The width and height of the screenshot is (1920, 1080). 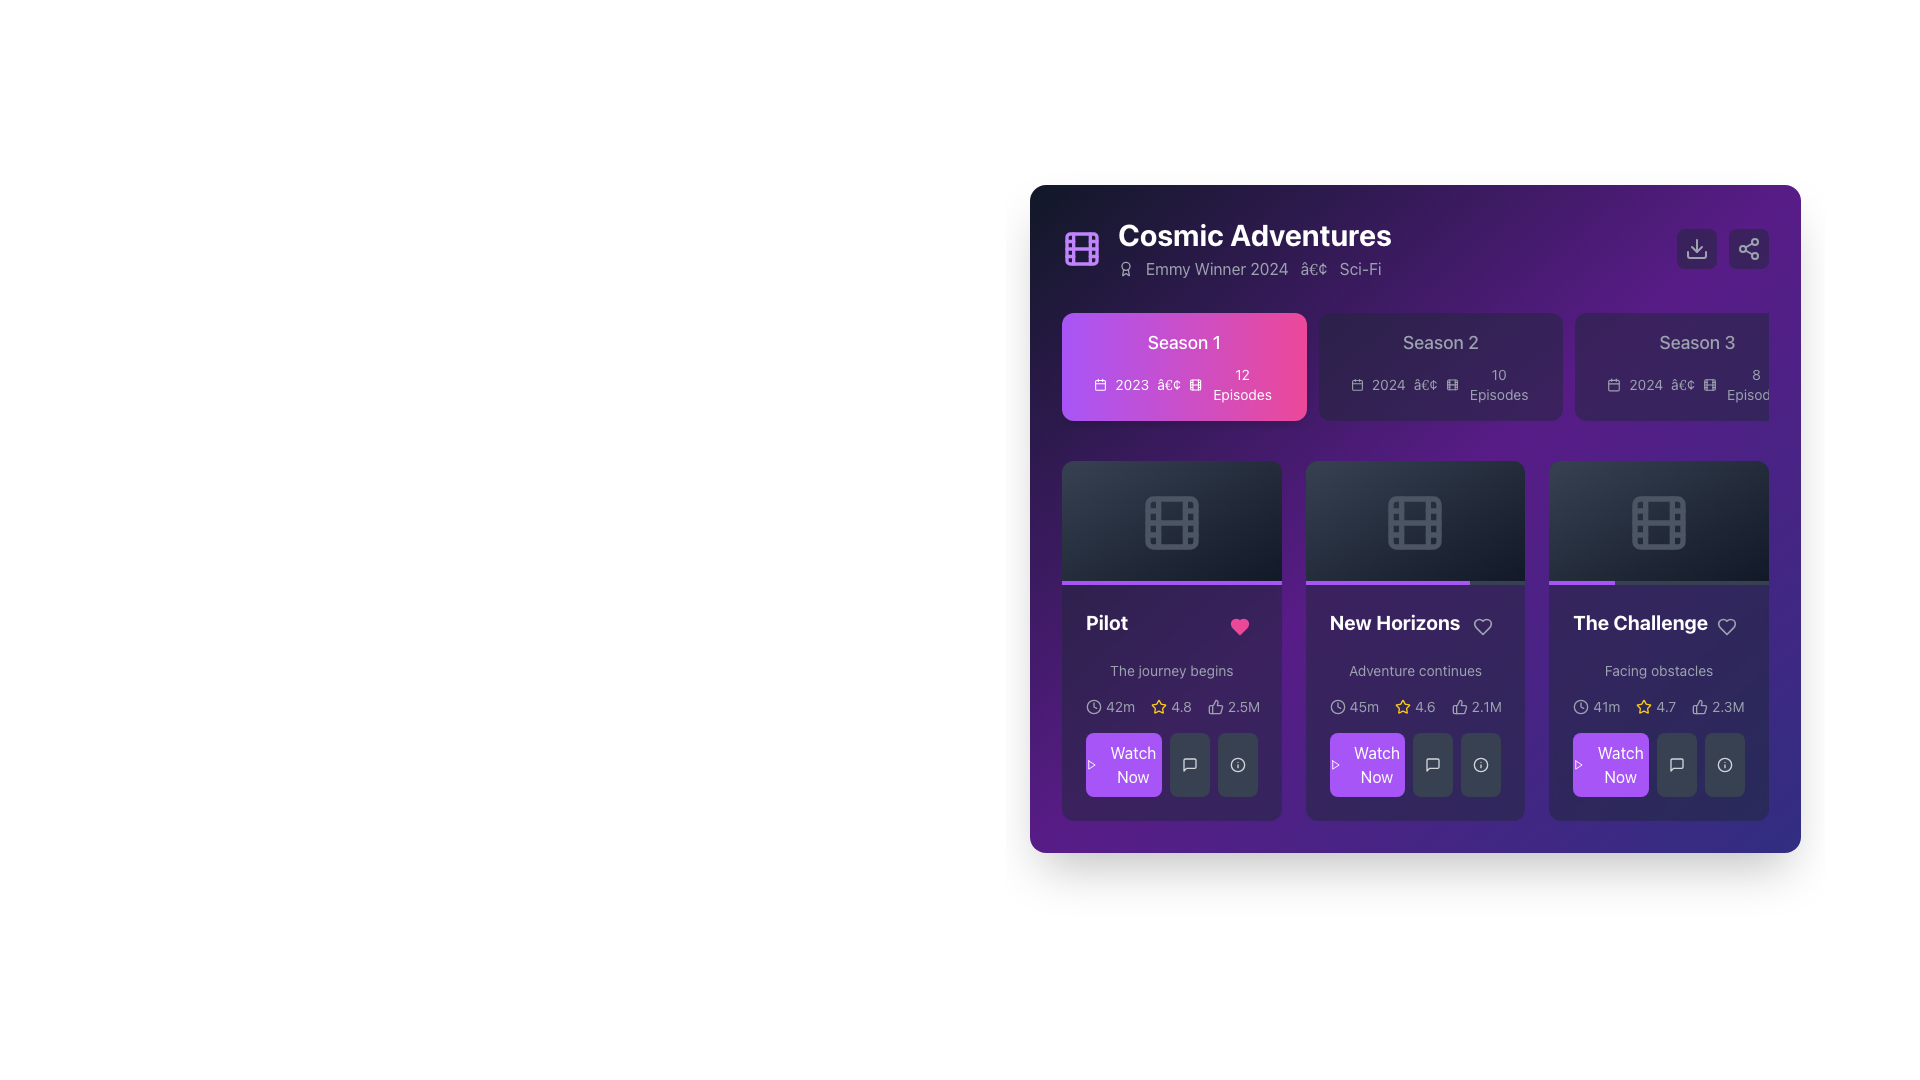 I want to click on the heart-shaped button located at the top-right corner of the 'The Challenge' section, so click(x=1726, y=624).